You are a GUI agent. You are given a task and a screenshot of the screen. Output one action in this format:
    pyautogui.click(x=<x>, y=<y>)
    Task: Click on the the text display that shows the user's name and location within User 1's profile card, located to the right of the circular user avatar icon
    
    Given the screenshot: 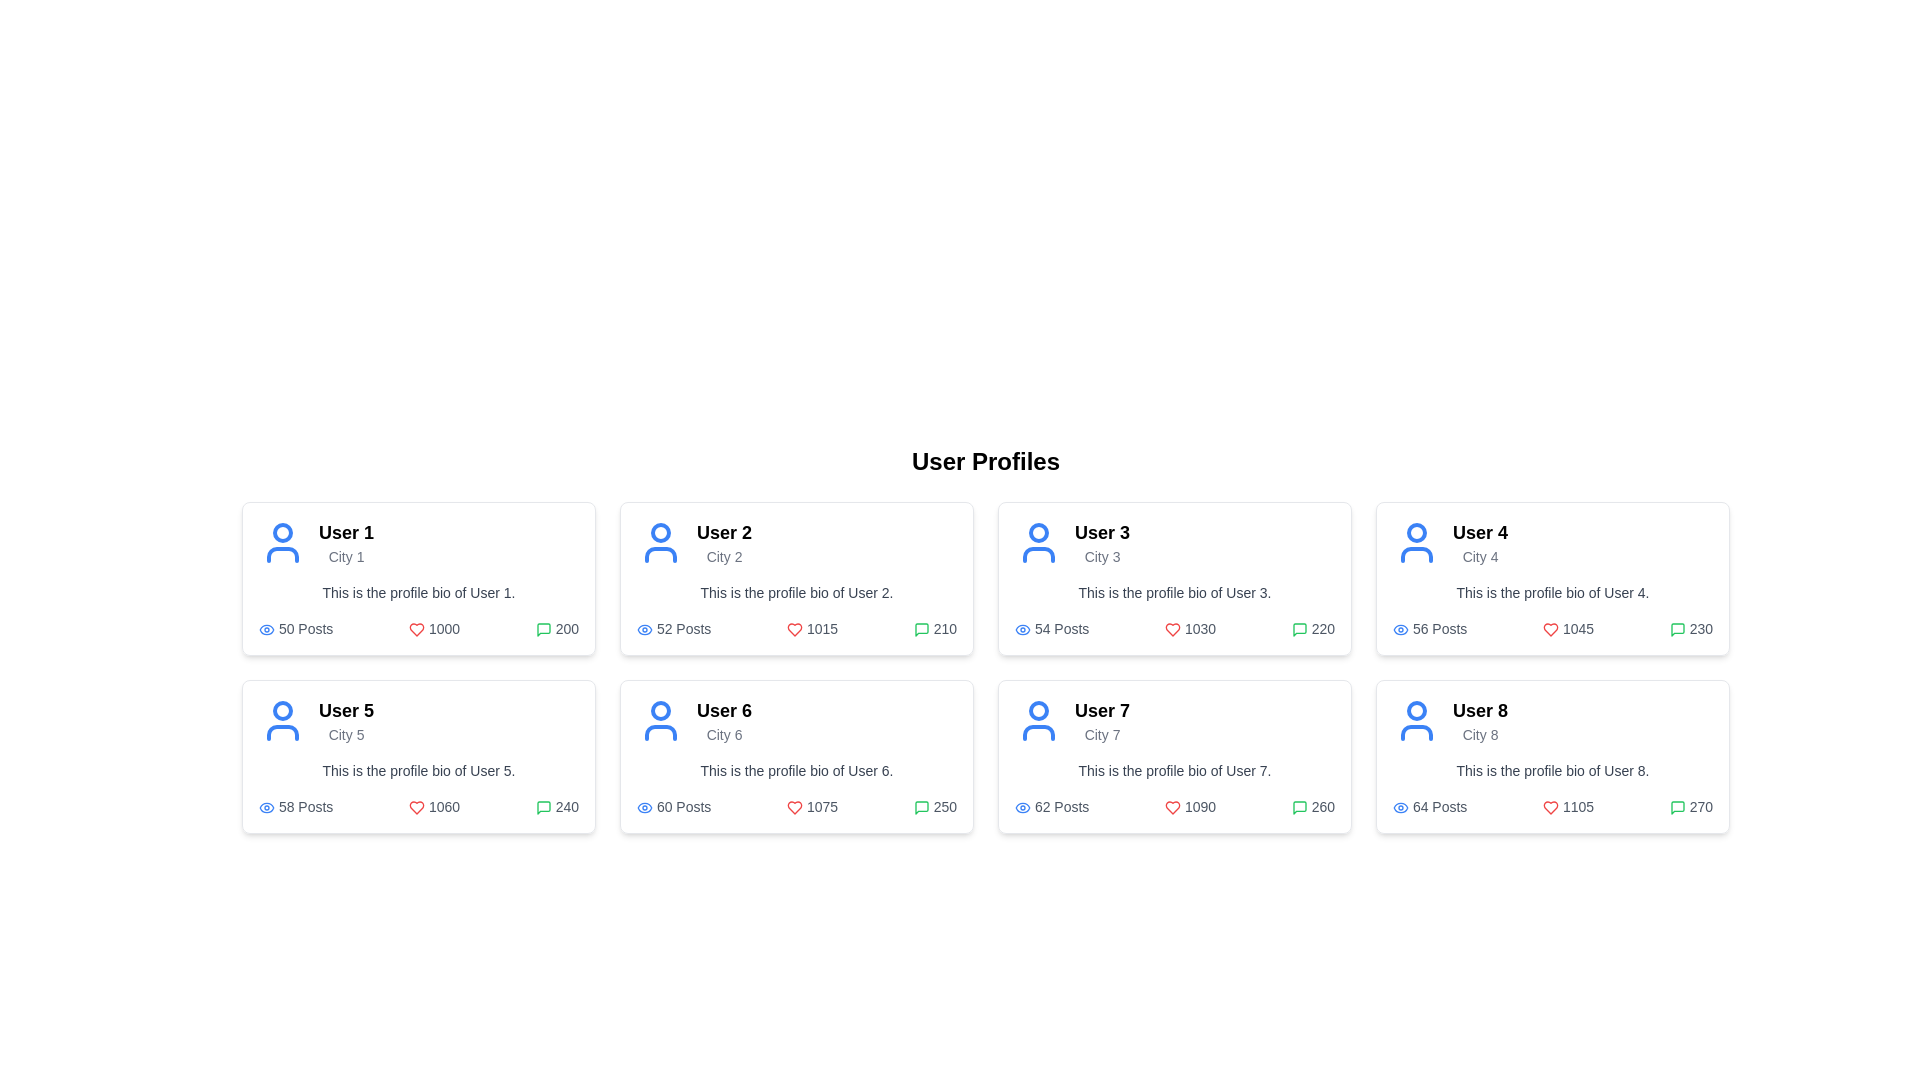 What is the action you would take?
    pyautogui.click(x=346, y=543)
    